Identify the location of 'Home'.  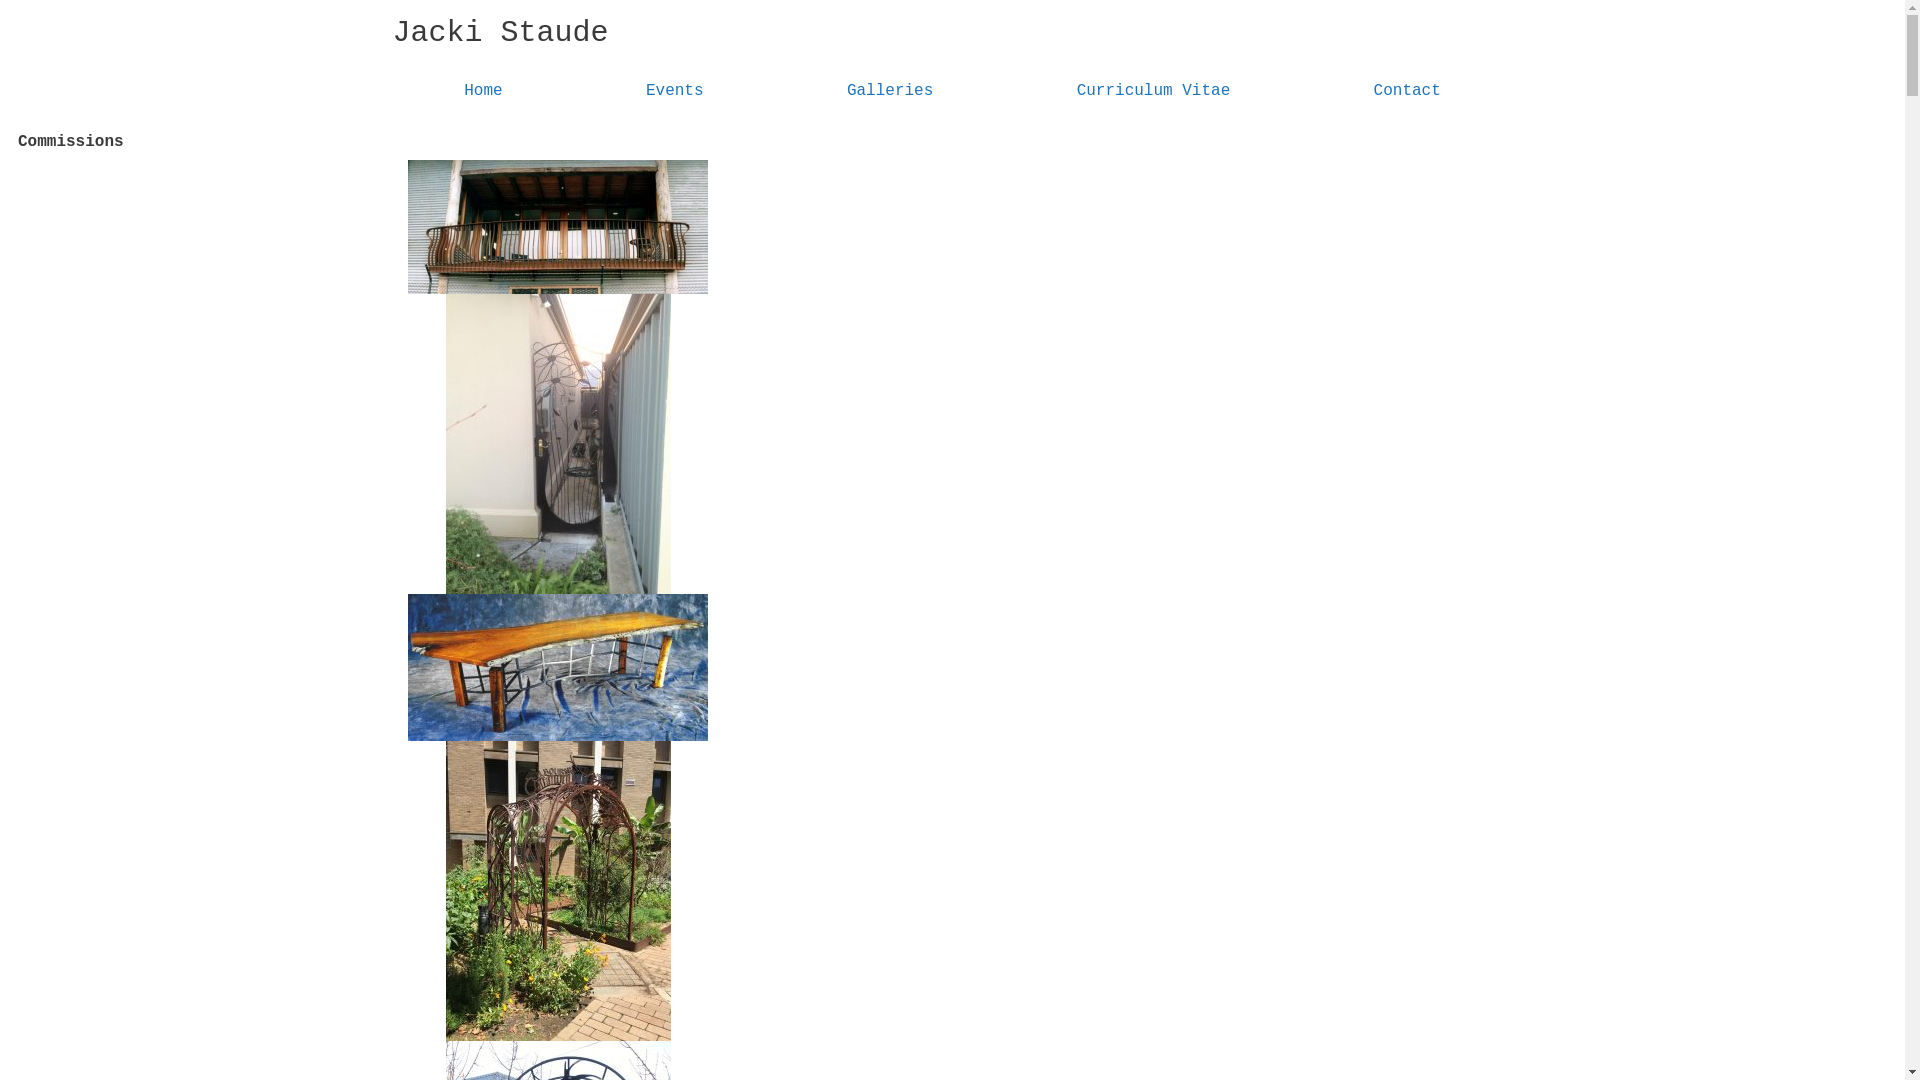
(483, 91).